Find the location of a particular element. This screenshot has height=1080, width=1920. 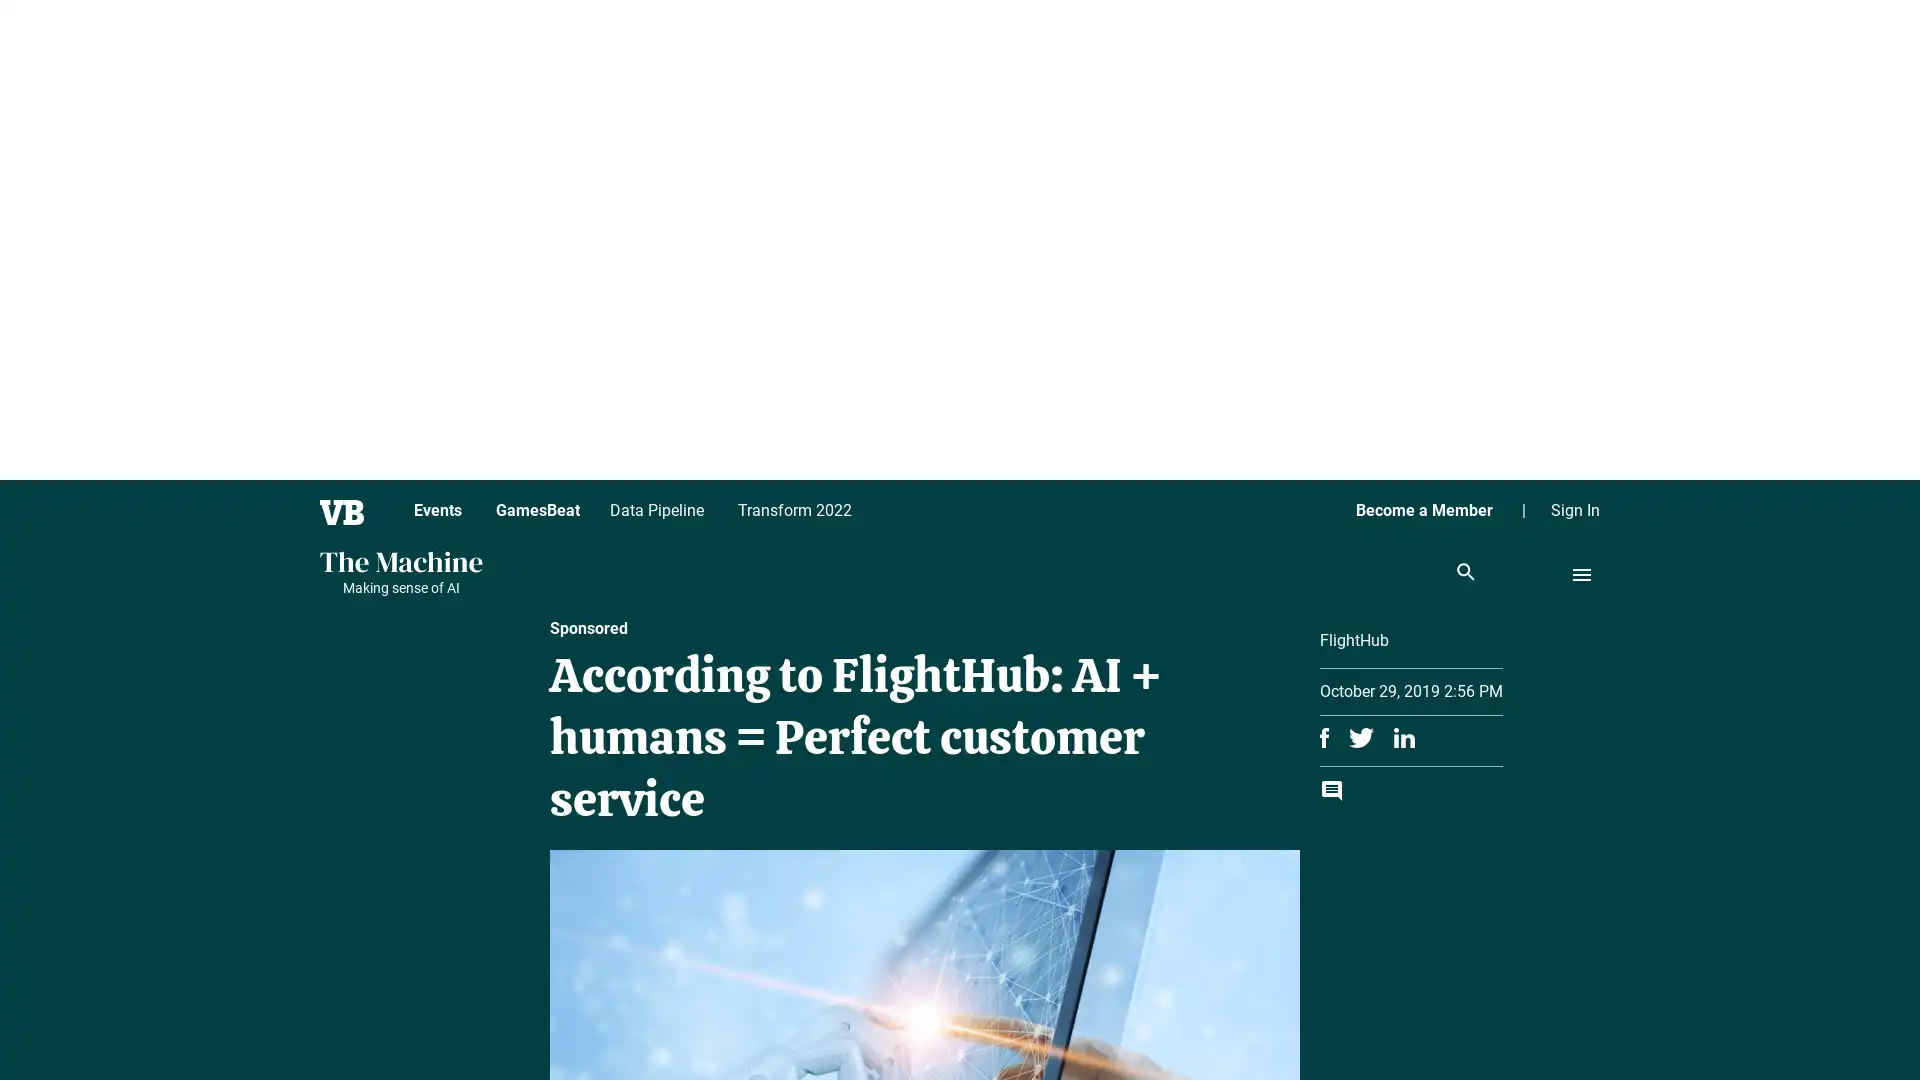

Open navigation menu is located at coordinates (1581, 574).